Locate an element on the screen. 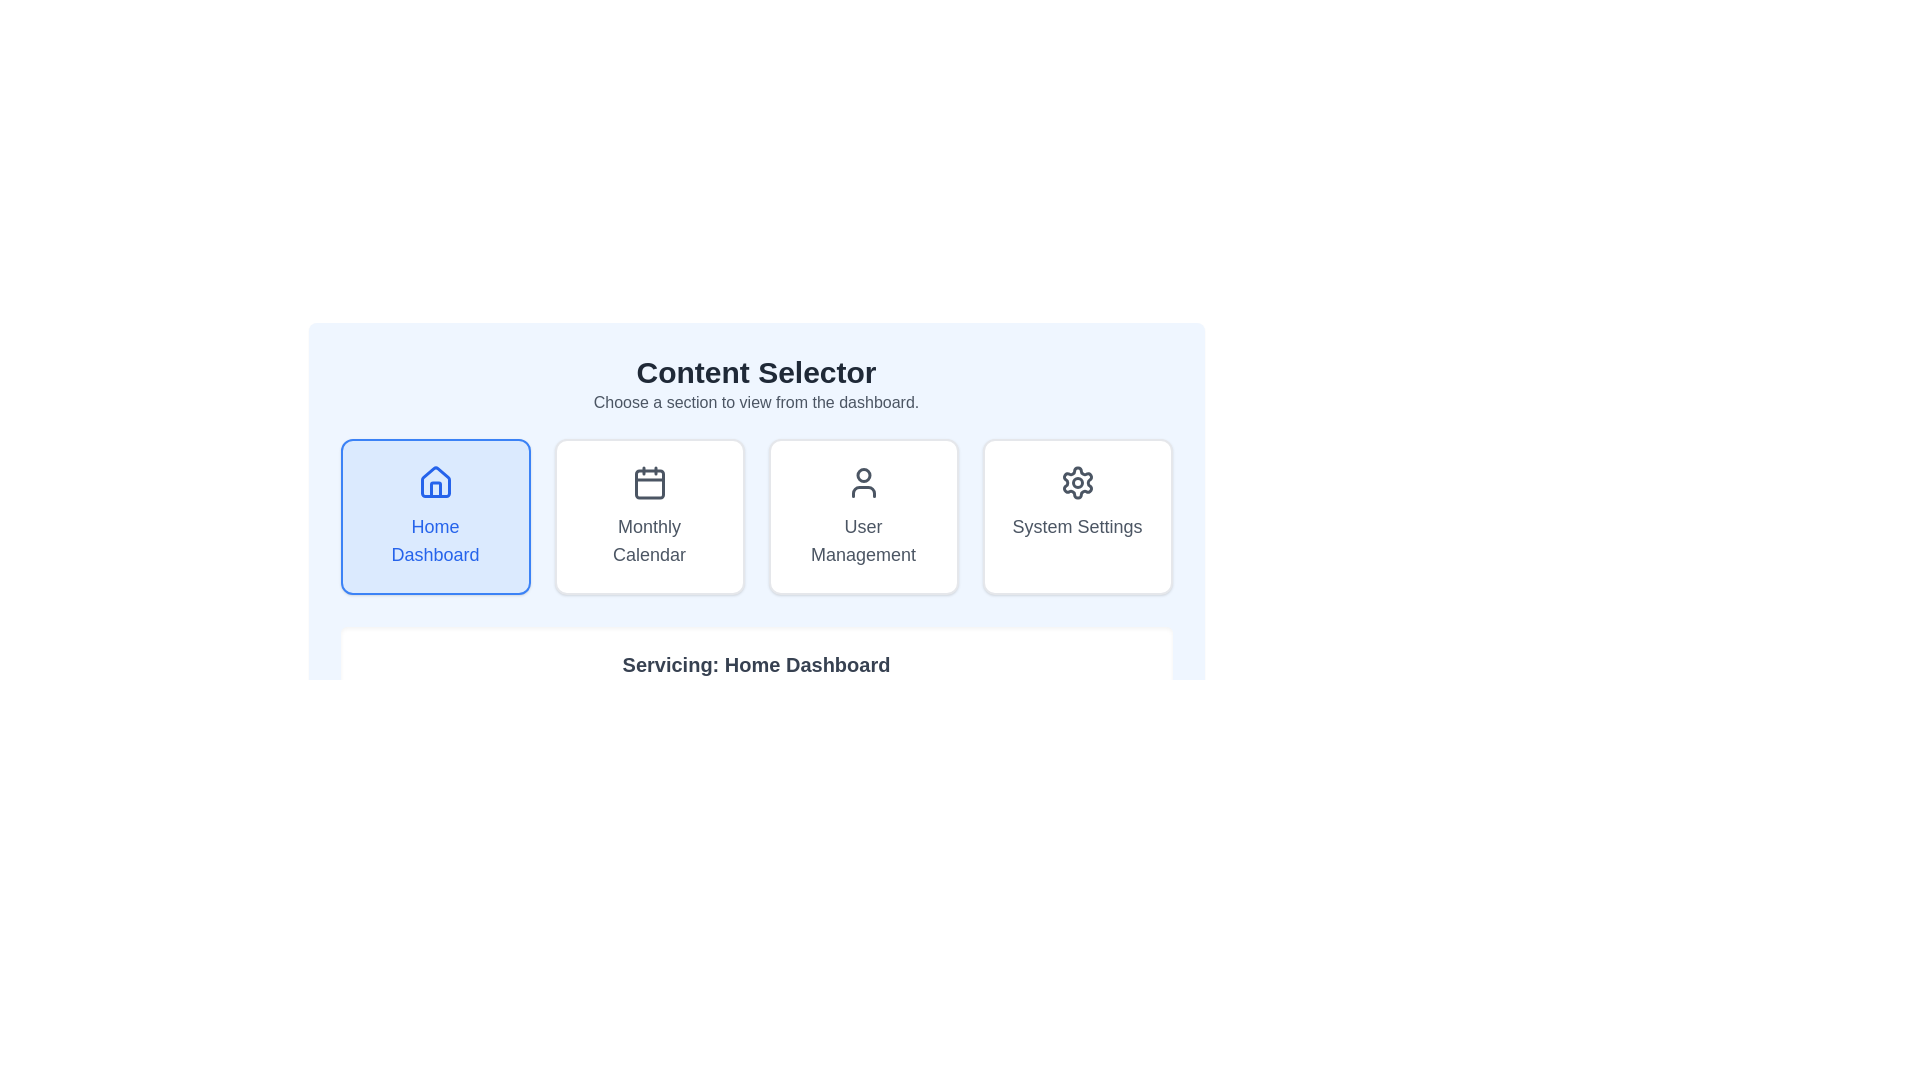 This screenshot has height=1080, width=1920. the circular SVG graphic element representing the user's head within the user management icon by clicking on its center is located at coordinates (863, 475).